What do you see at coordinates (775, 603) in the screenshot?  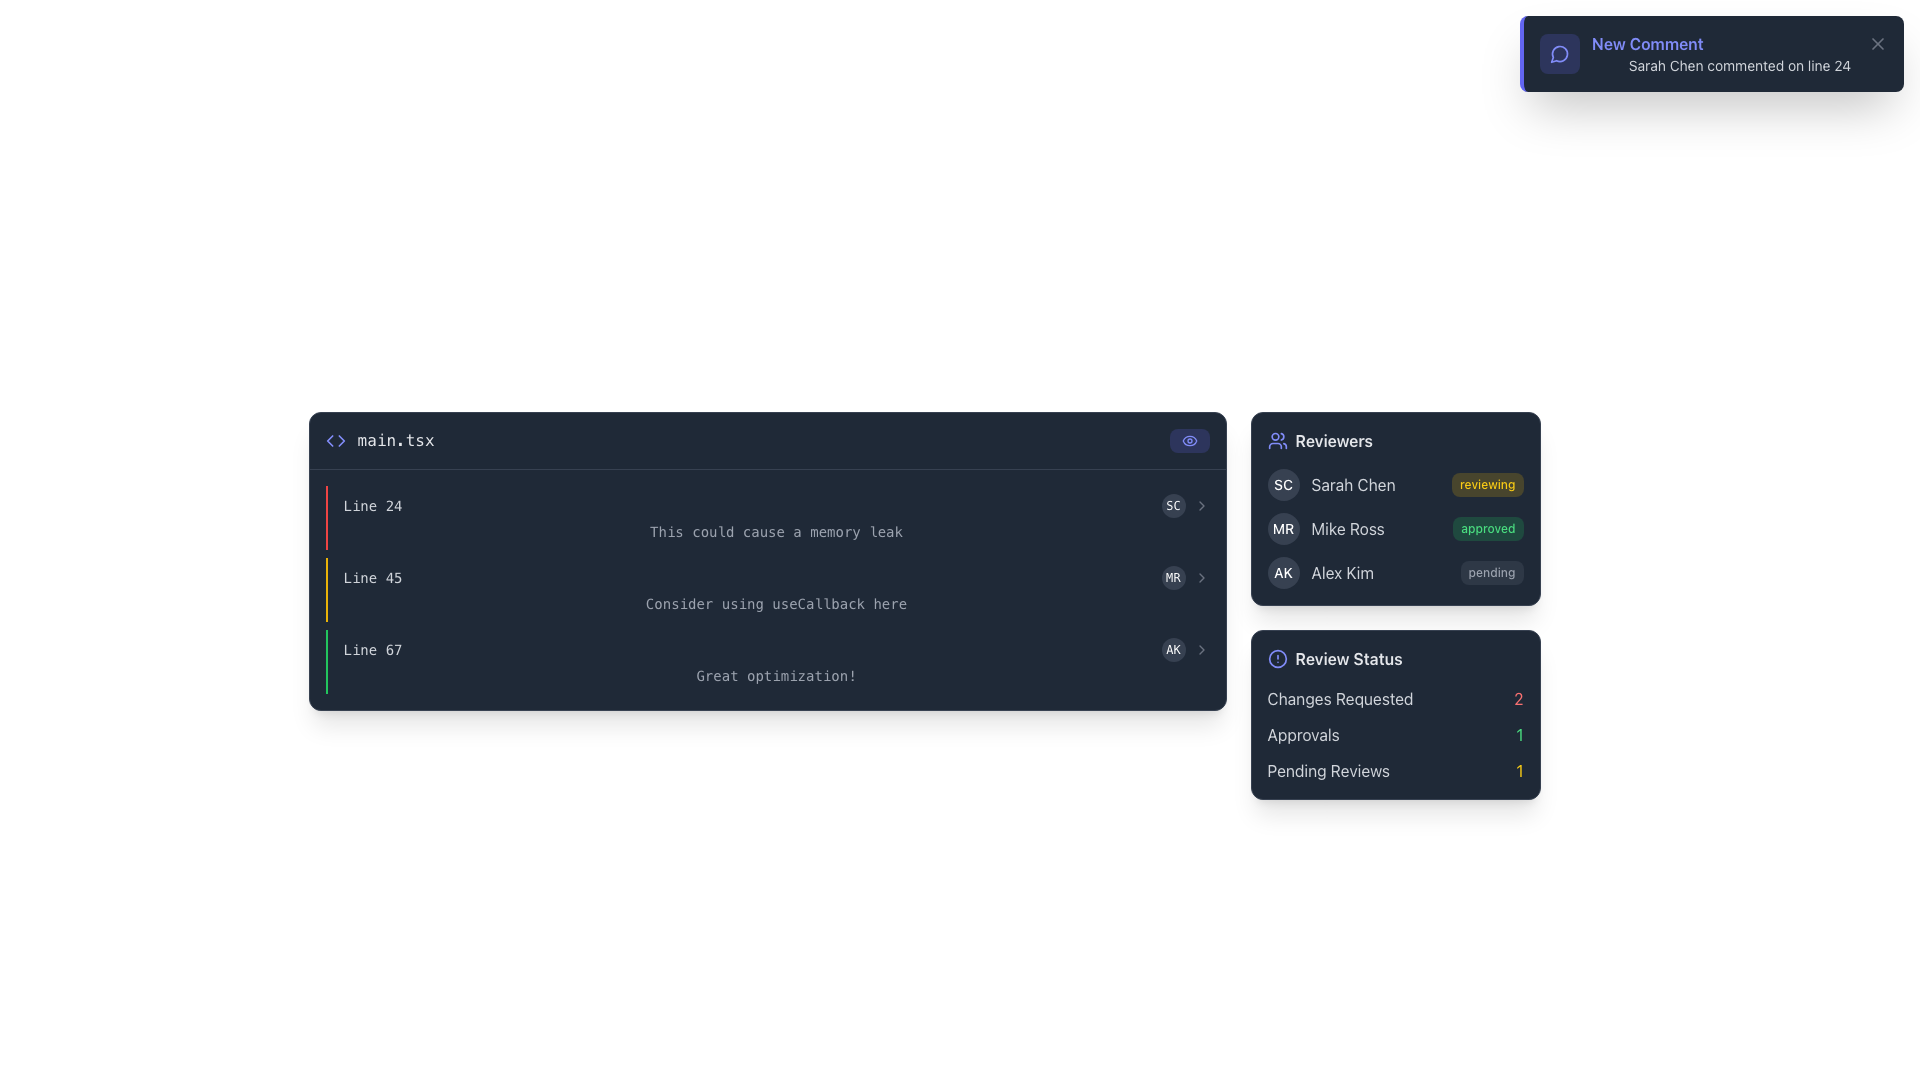 I see `the static text element that provides suggestions related to the code on line 45, specifically recommending 'useCallback'` at bounding box center [775, 603].